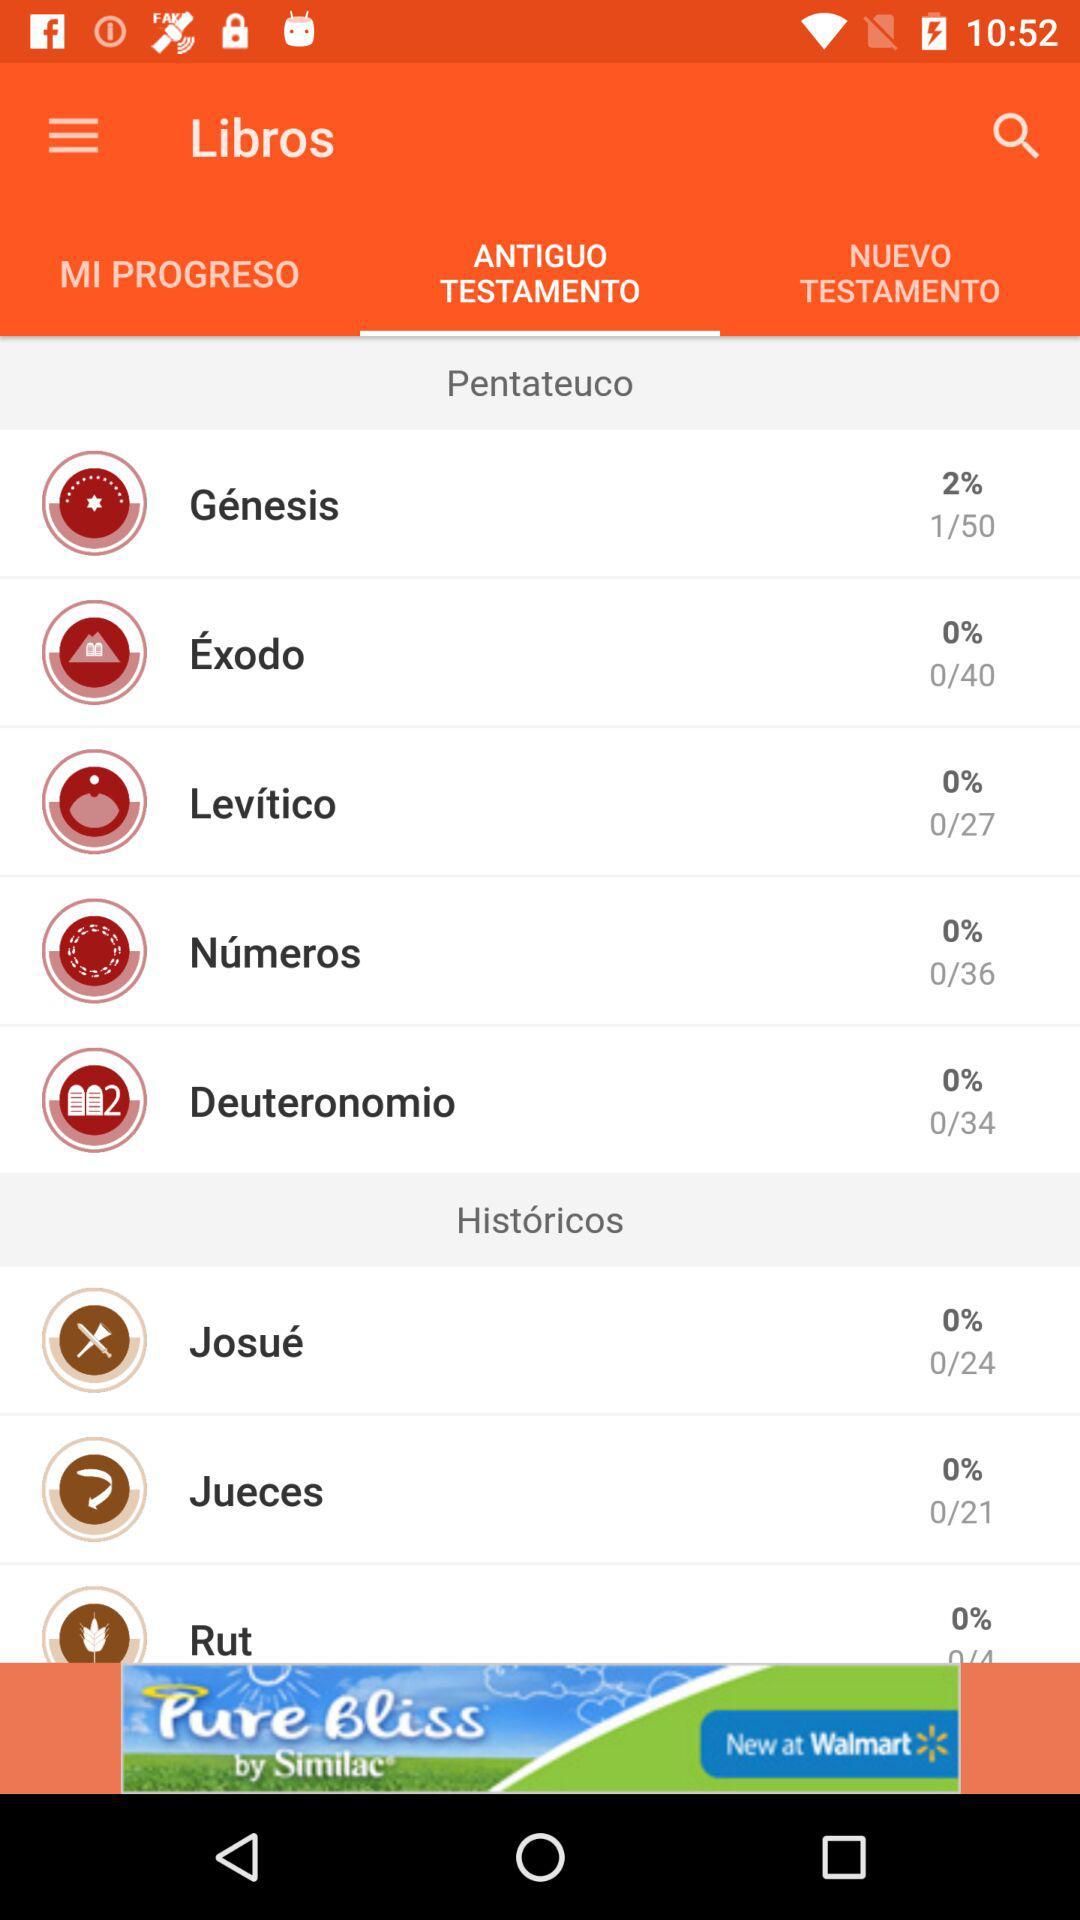  Describe the element at coordinates (275, 949) in the screenshot. I see `the icon to the left of 0/36` at that location.